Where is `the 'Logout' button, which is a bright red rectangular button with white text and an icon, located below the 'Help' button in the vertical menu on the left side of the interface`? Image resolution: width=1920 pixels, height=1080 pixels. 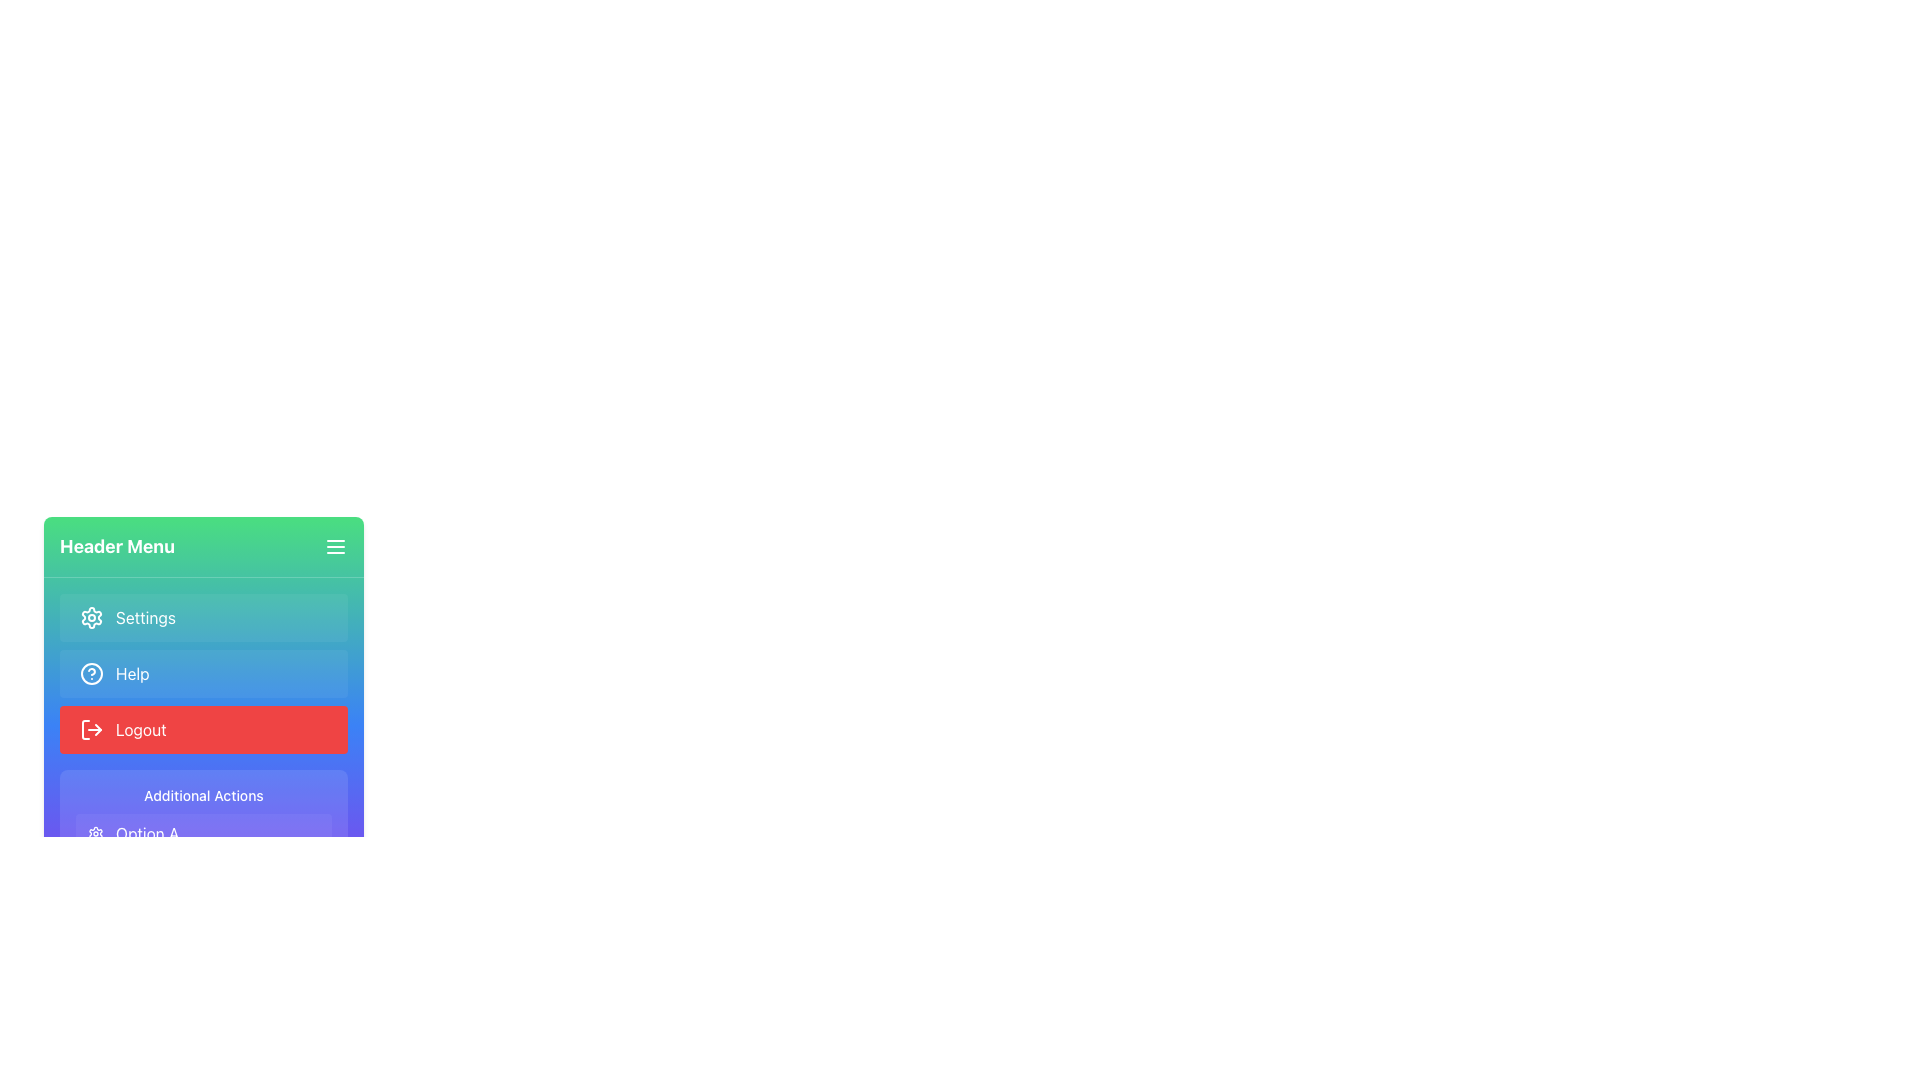
the 'Logout' button, which is a bright red rectangular button with white text and an icon, located below the 'Help' button in the vertical menu on the left side of the interface is located at coordinates (203, 725).